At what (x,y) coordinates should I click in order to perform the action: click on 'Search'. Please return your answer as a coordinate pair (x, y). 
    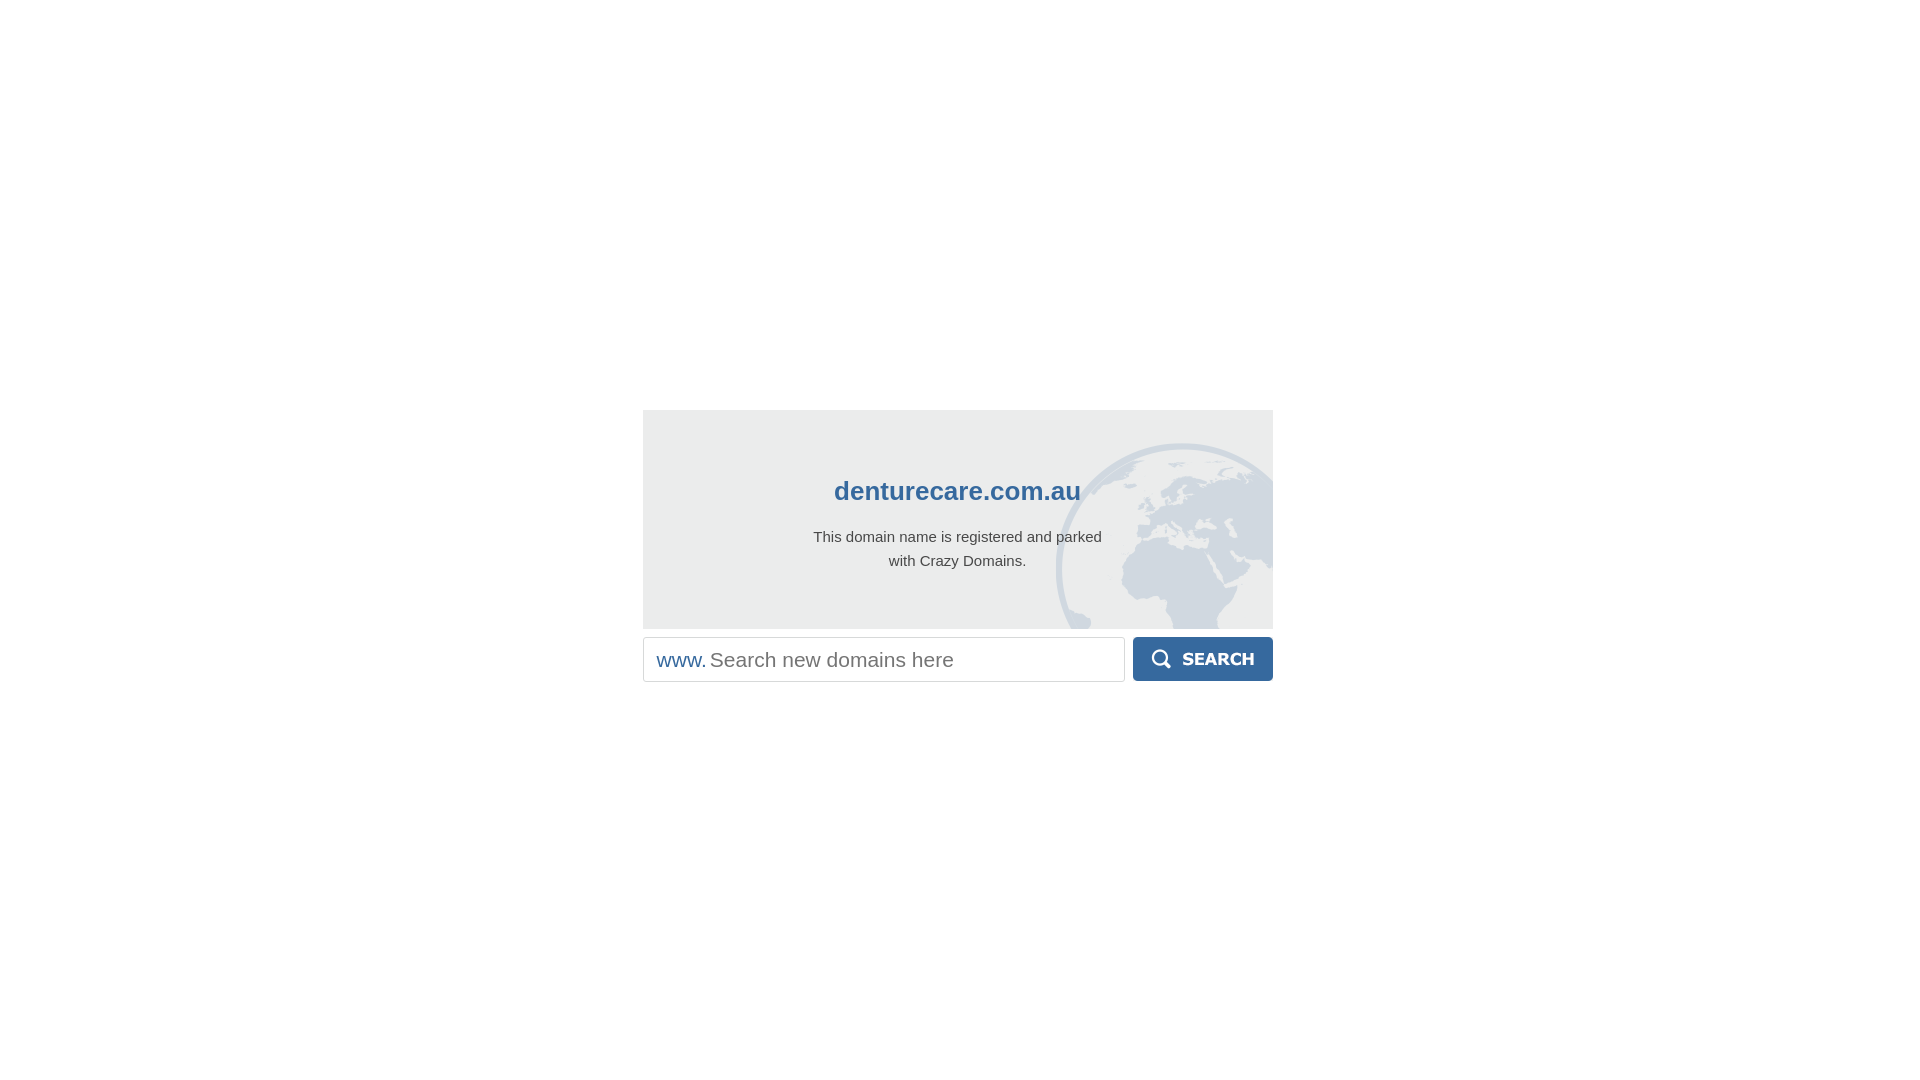
    Looking at the image, I should click on (1202, 659).